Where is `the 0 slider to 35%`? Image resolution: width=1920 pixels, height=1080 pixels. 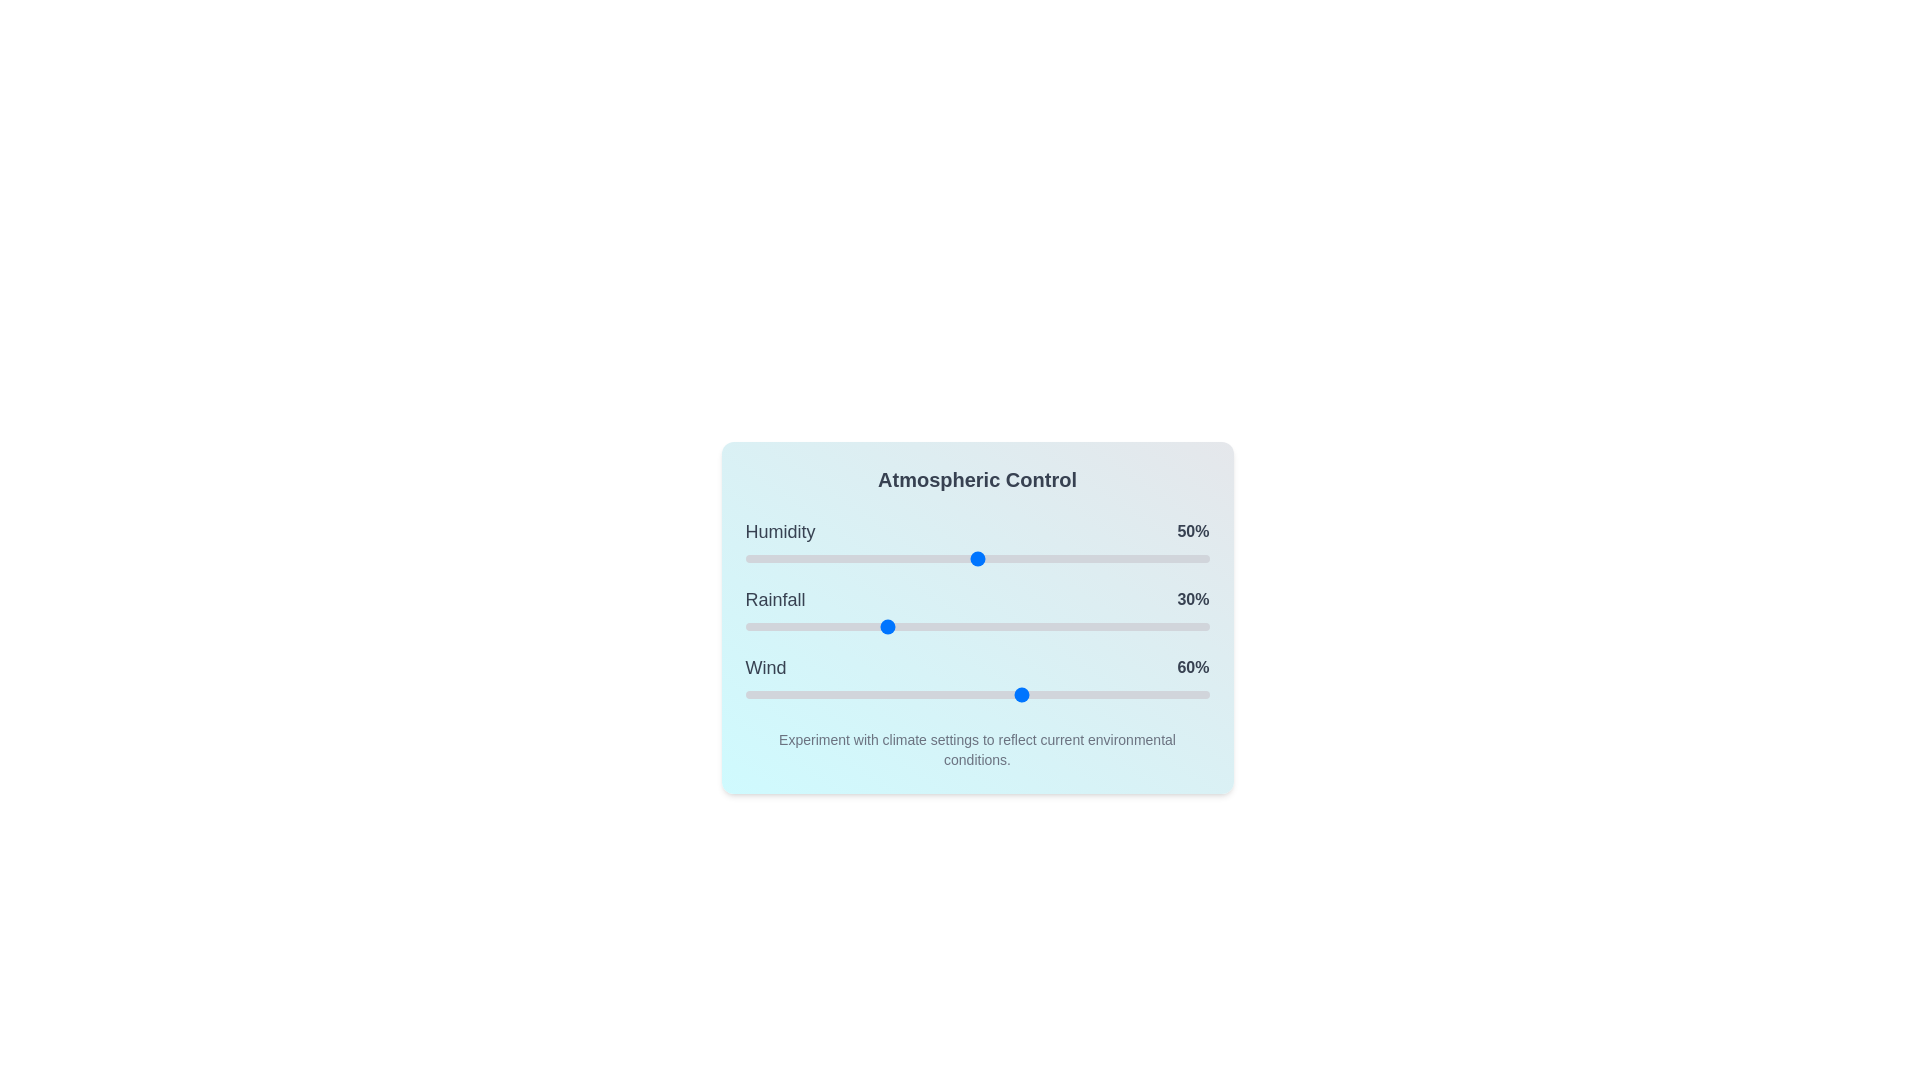 the 0 slider to 35% is located at coordinates (906, 559).